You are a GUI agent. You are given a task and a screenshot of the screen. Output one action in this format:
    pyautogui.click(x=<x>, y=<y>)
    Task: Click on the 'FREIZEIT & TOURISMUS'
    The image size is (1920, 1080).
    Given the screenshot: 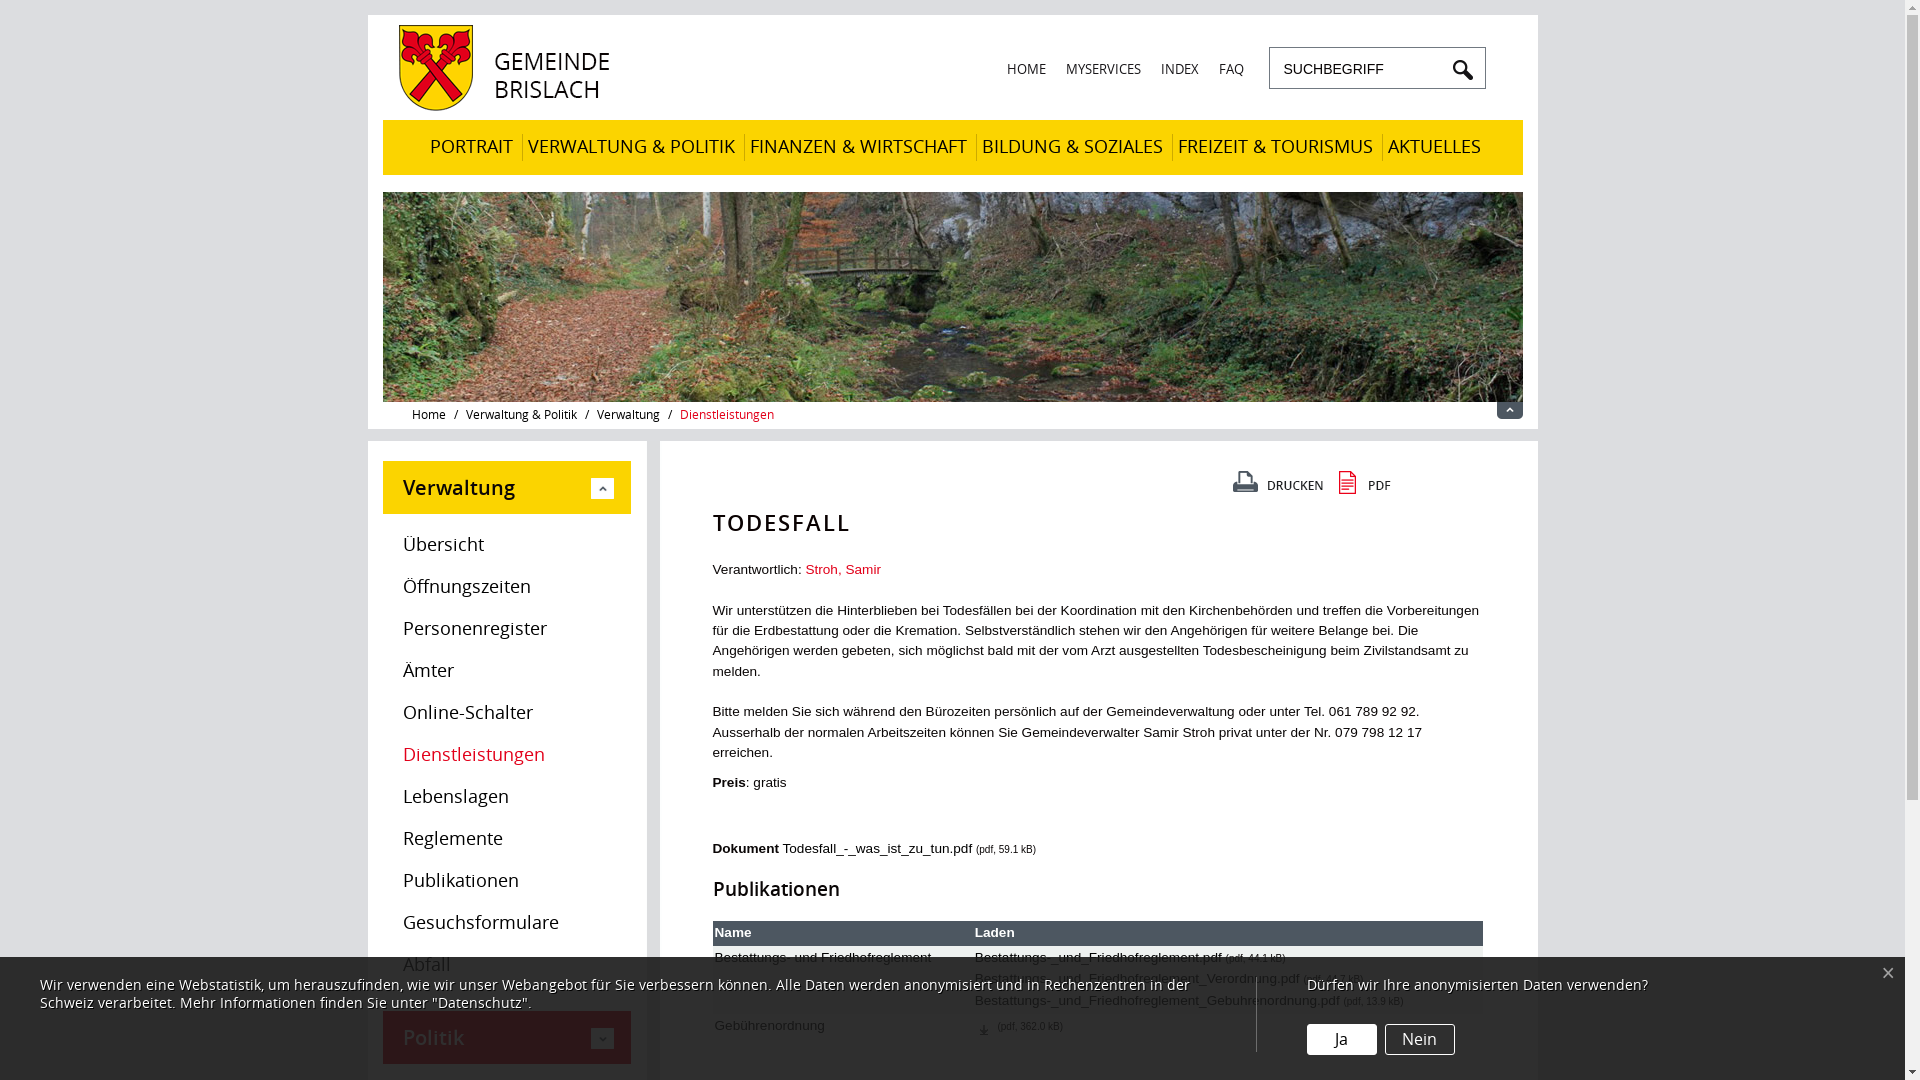 What is the action you would take?
    pyautogui.click(x=1274, y=146)
    